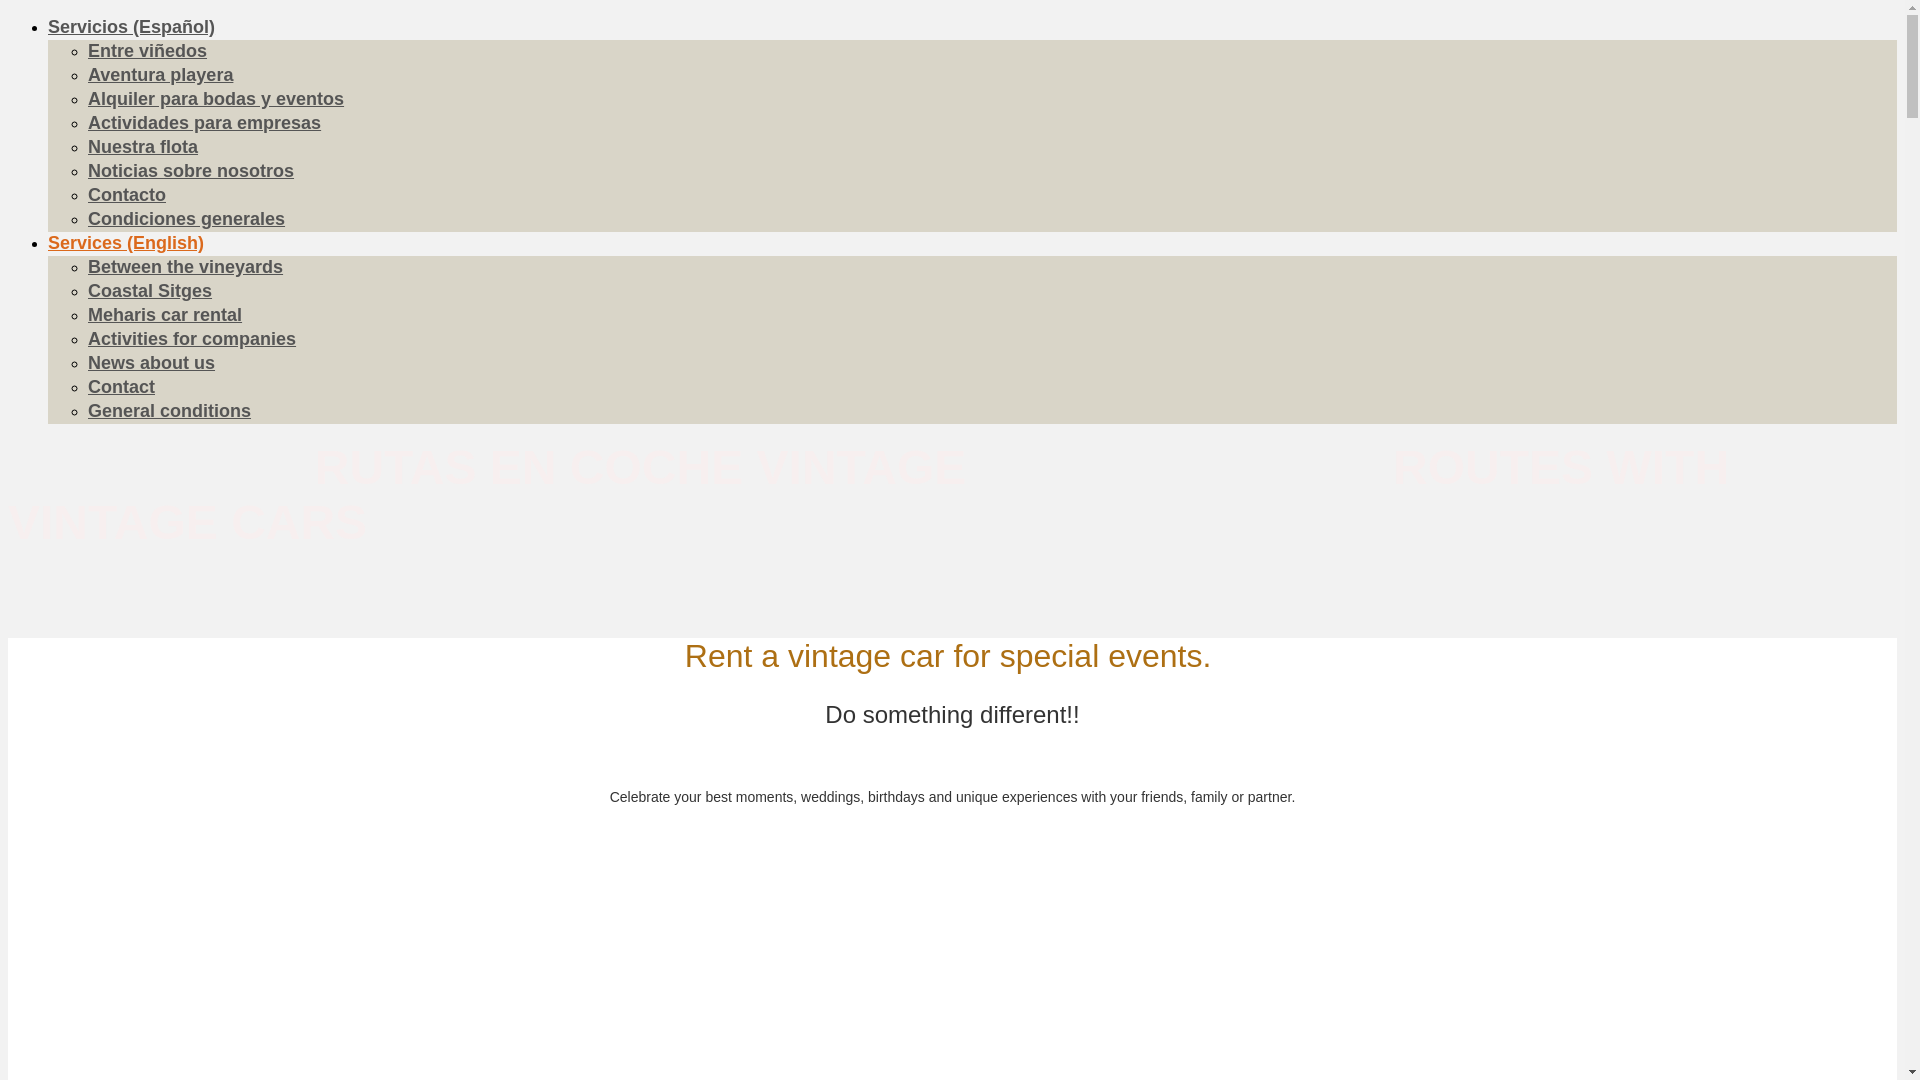 This screenshot has height=1080, width=1920. I want to click on 'General conditions', so click(86, 410).